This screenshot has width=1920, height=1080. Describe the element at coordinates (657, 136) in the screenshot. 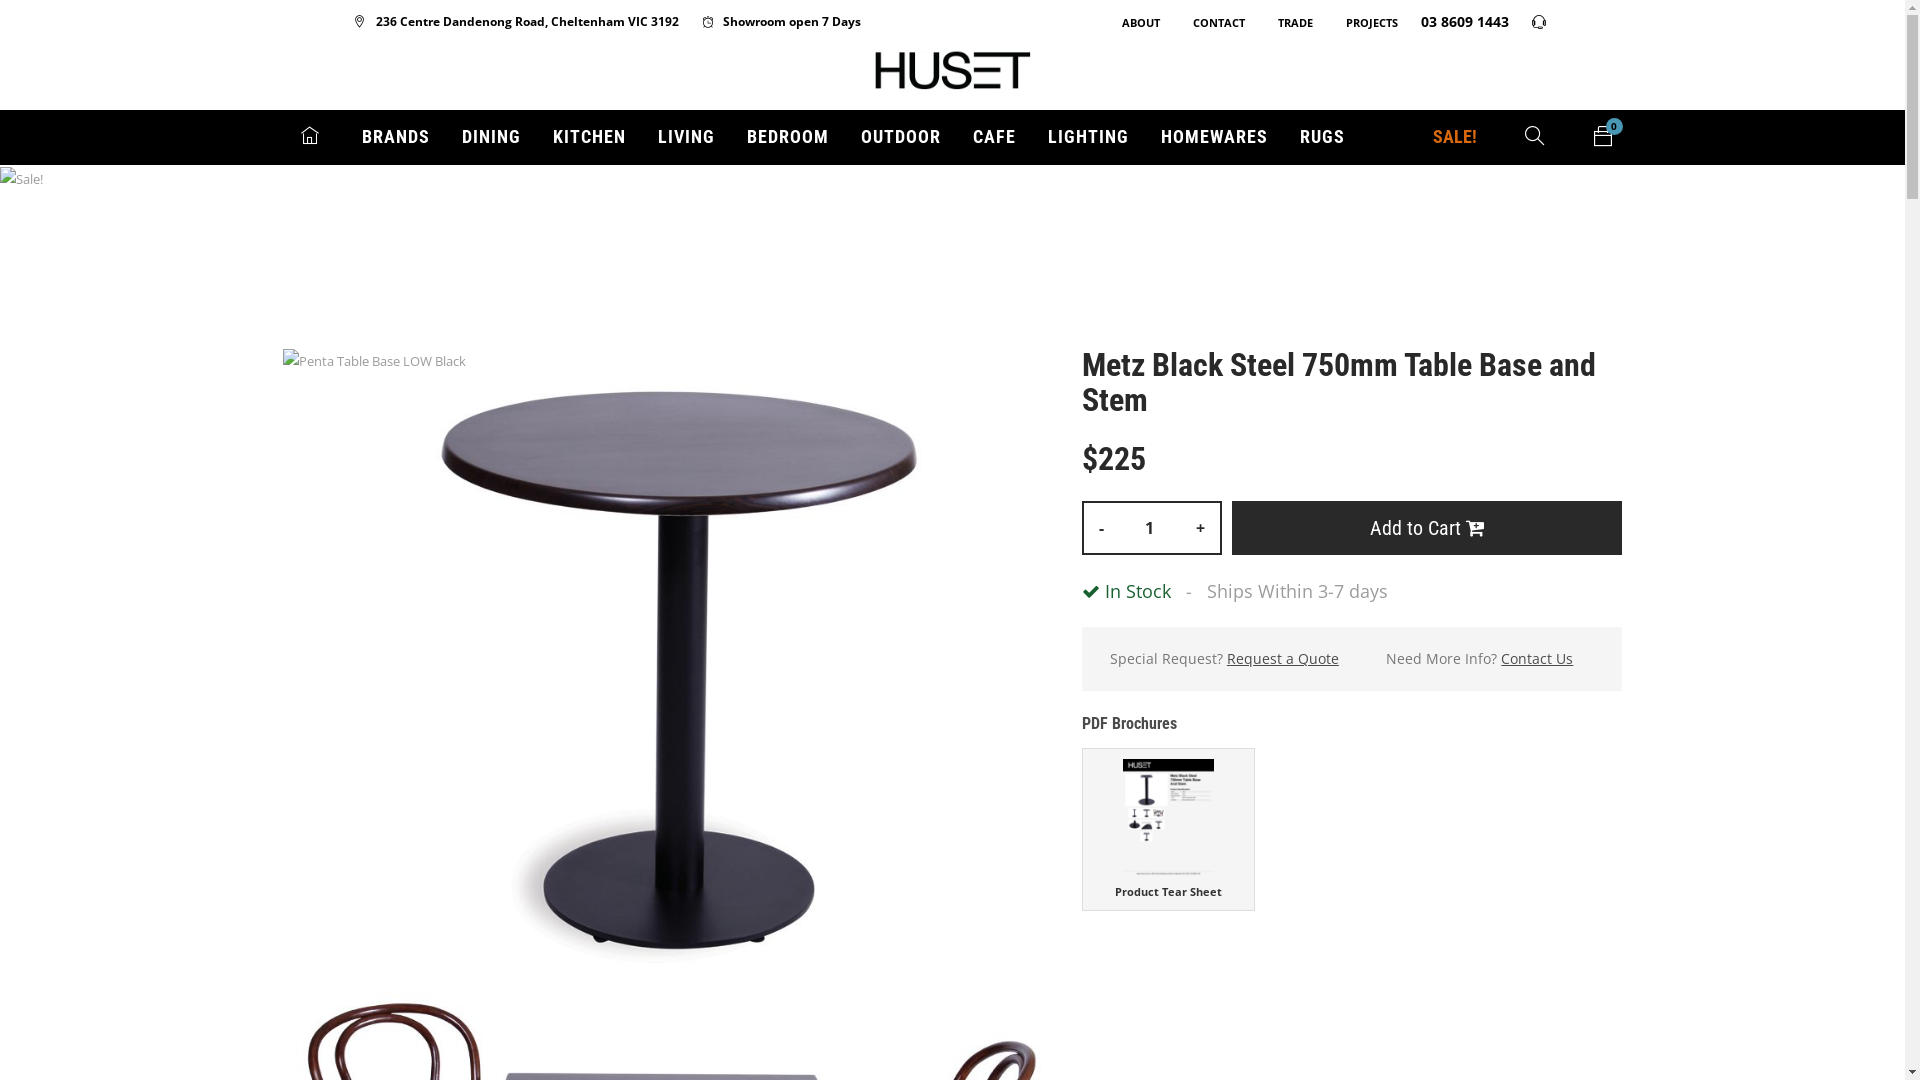

I see `'LIVING'` at that location.